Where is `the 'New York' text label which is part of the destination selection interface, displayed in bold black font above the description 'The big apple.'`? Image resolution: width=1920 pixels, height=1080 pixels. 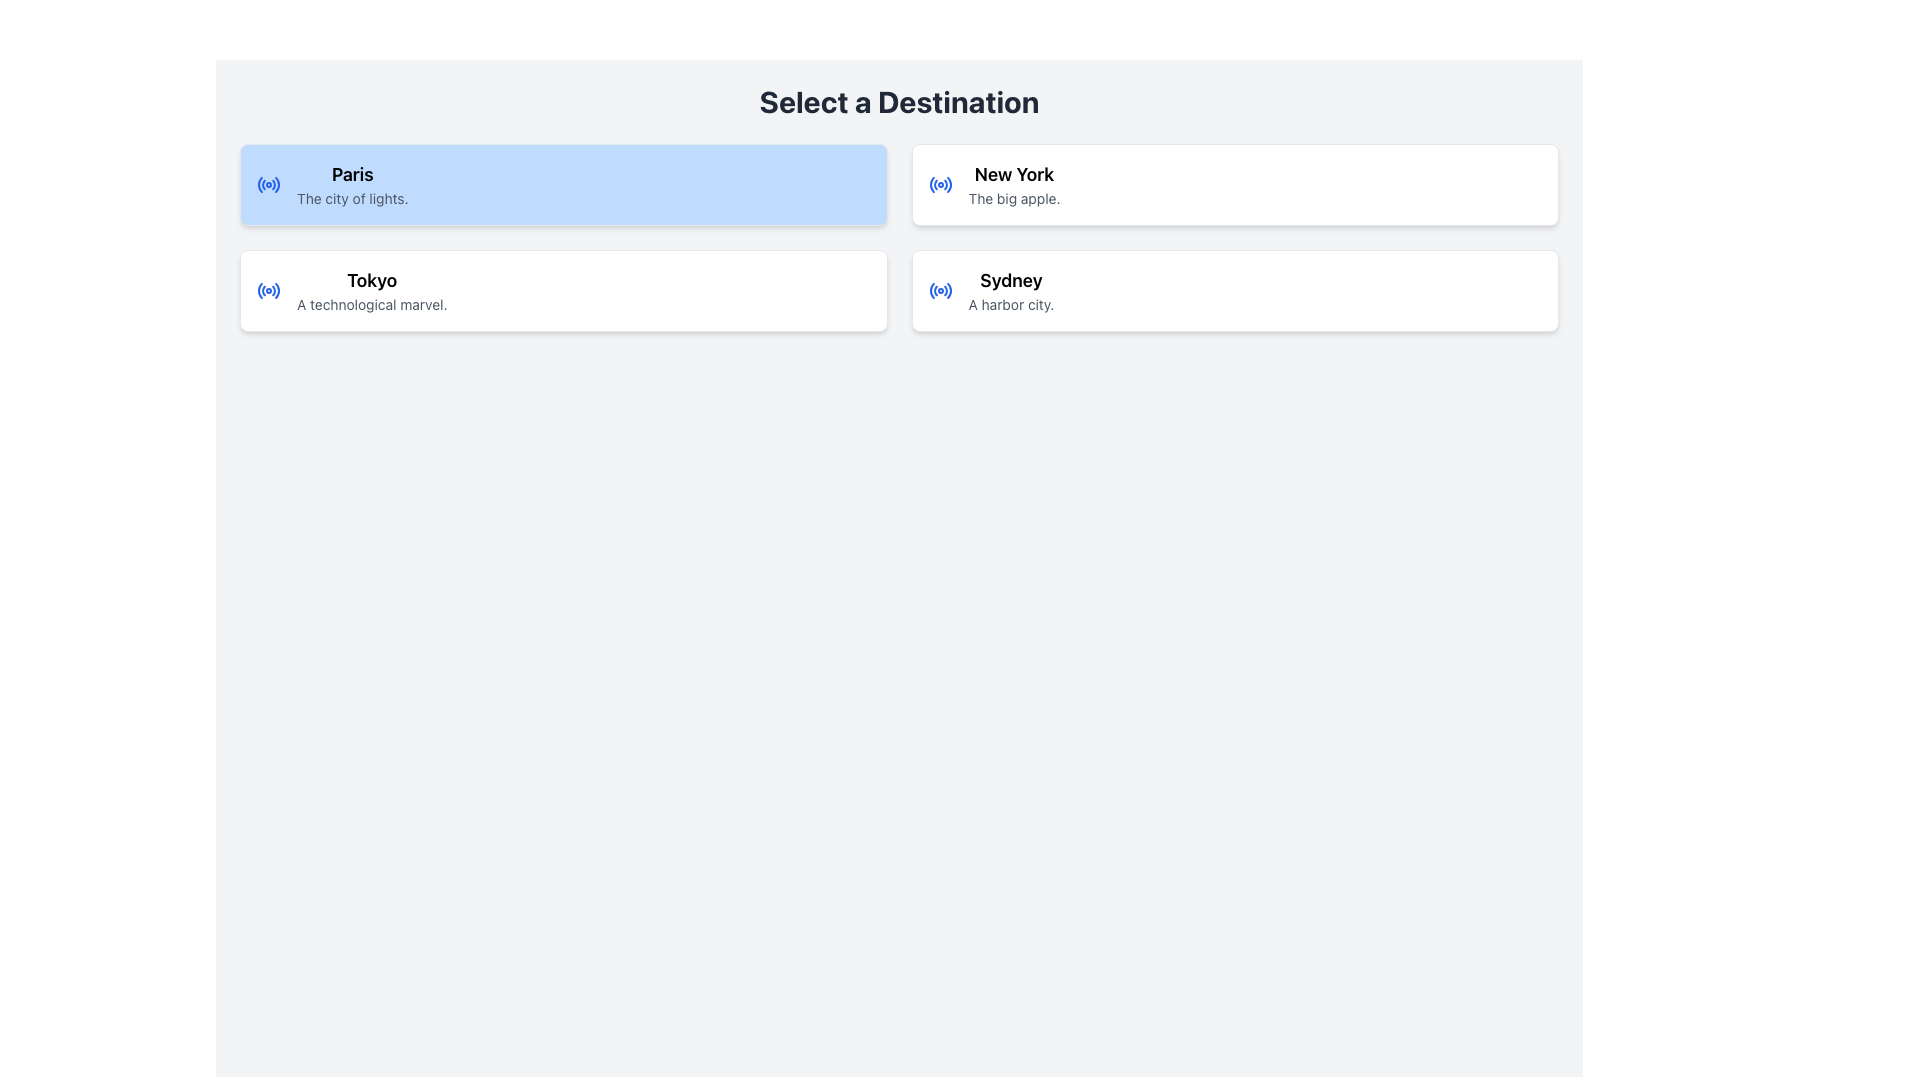
the 'New York' text label which is part of the destination selection interface, displayed in bold black font above the description 'The big apple.' is located at coordinates (1014, 173).